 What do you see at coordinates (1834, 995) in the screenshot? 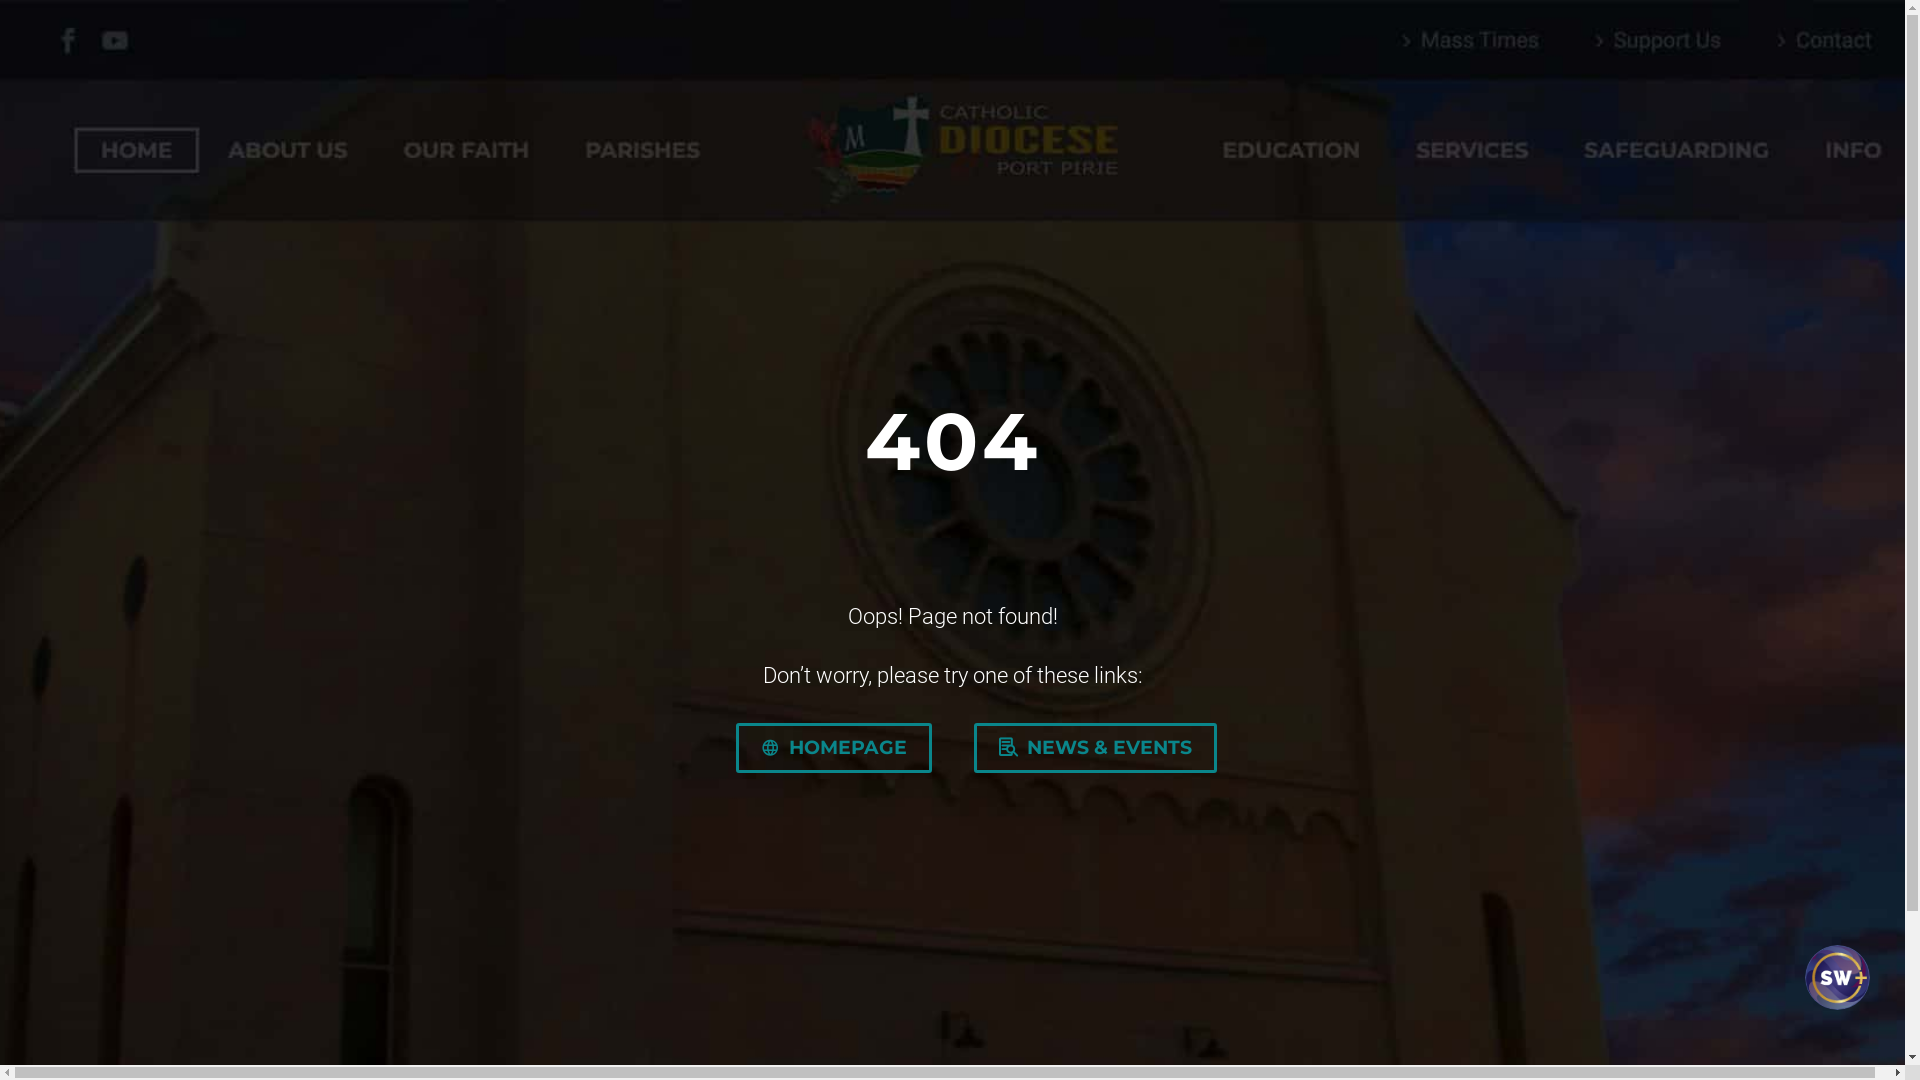
I see `'SW Plus'` at bounding box center [1834, 995].